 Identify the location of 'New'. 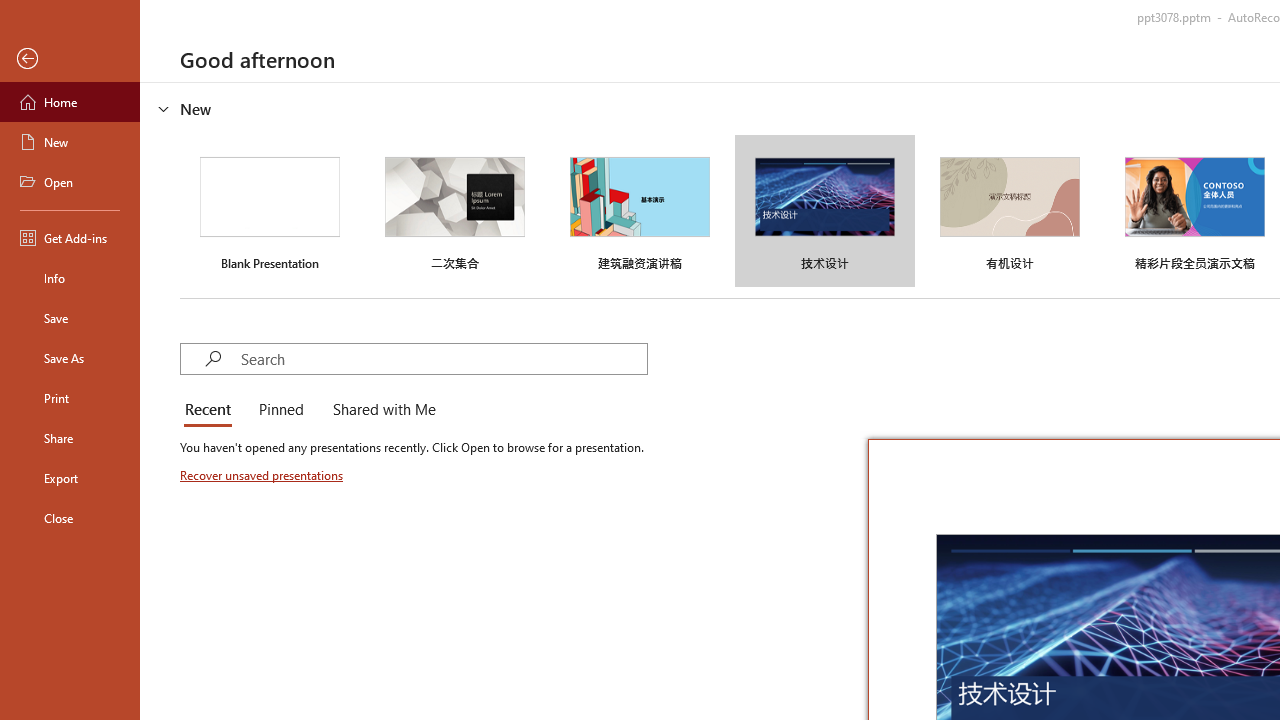
(69, 140).